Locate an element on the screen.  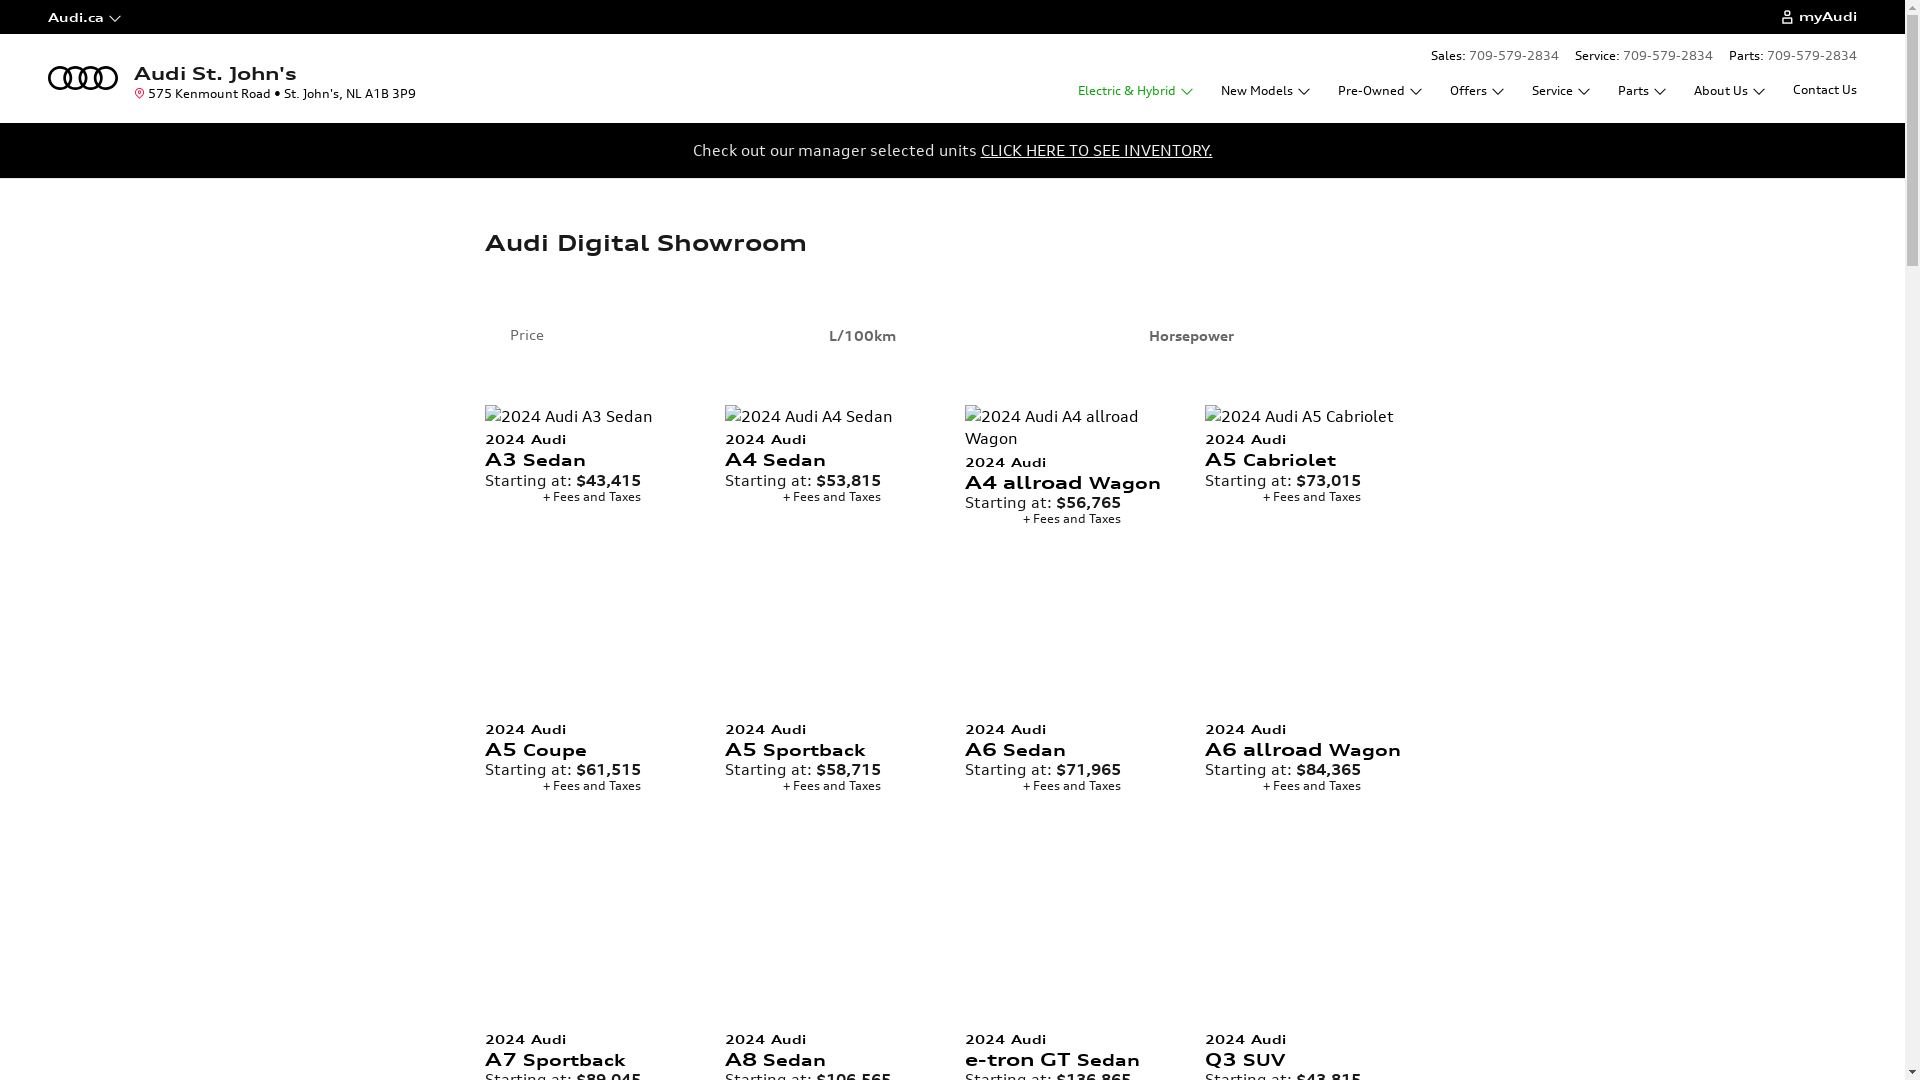
'Contact Us' is located at coordinates (1823, 88).